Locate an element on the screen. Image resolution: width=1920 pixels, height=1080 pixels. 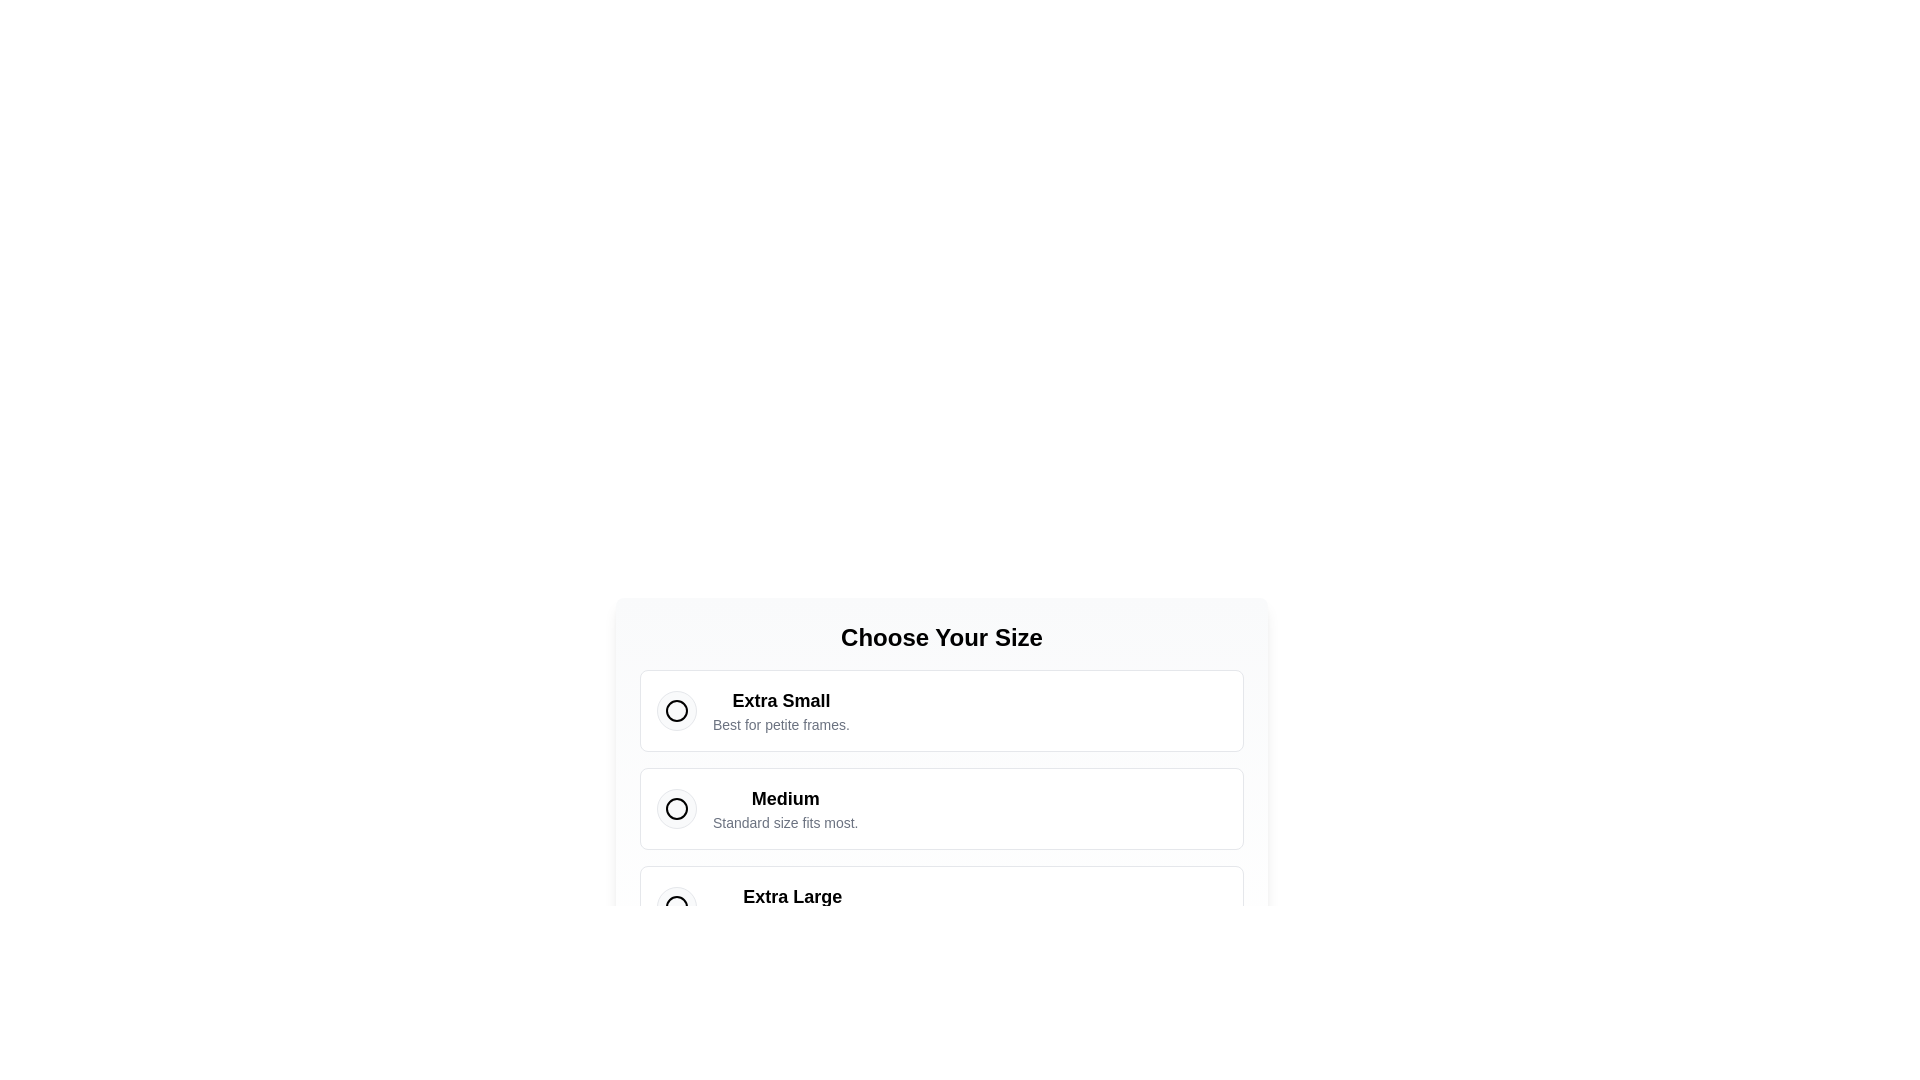
the 'Extra Large' size option icon, which is positioned to the far left of the text 'Extra Large' in the selection dialog is located at coordinates (676, 906).